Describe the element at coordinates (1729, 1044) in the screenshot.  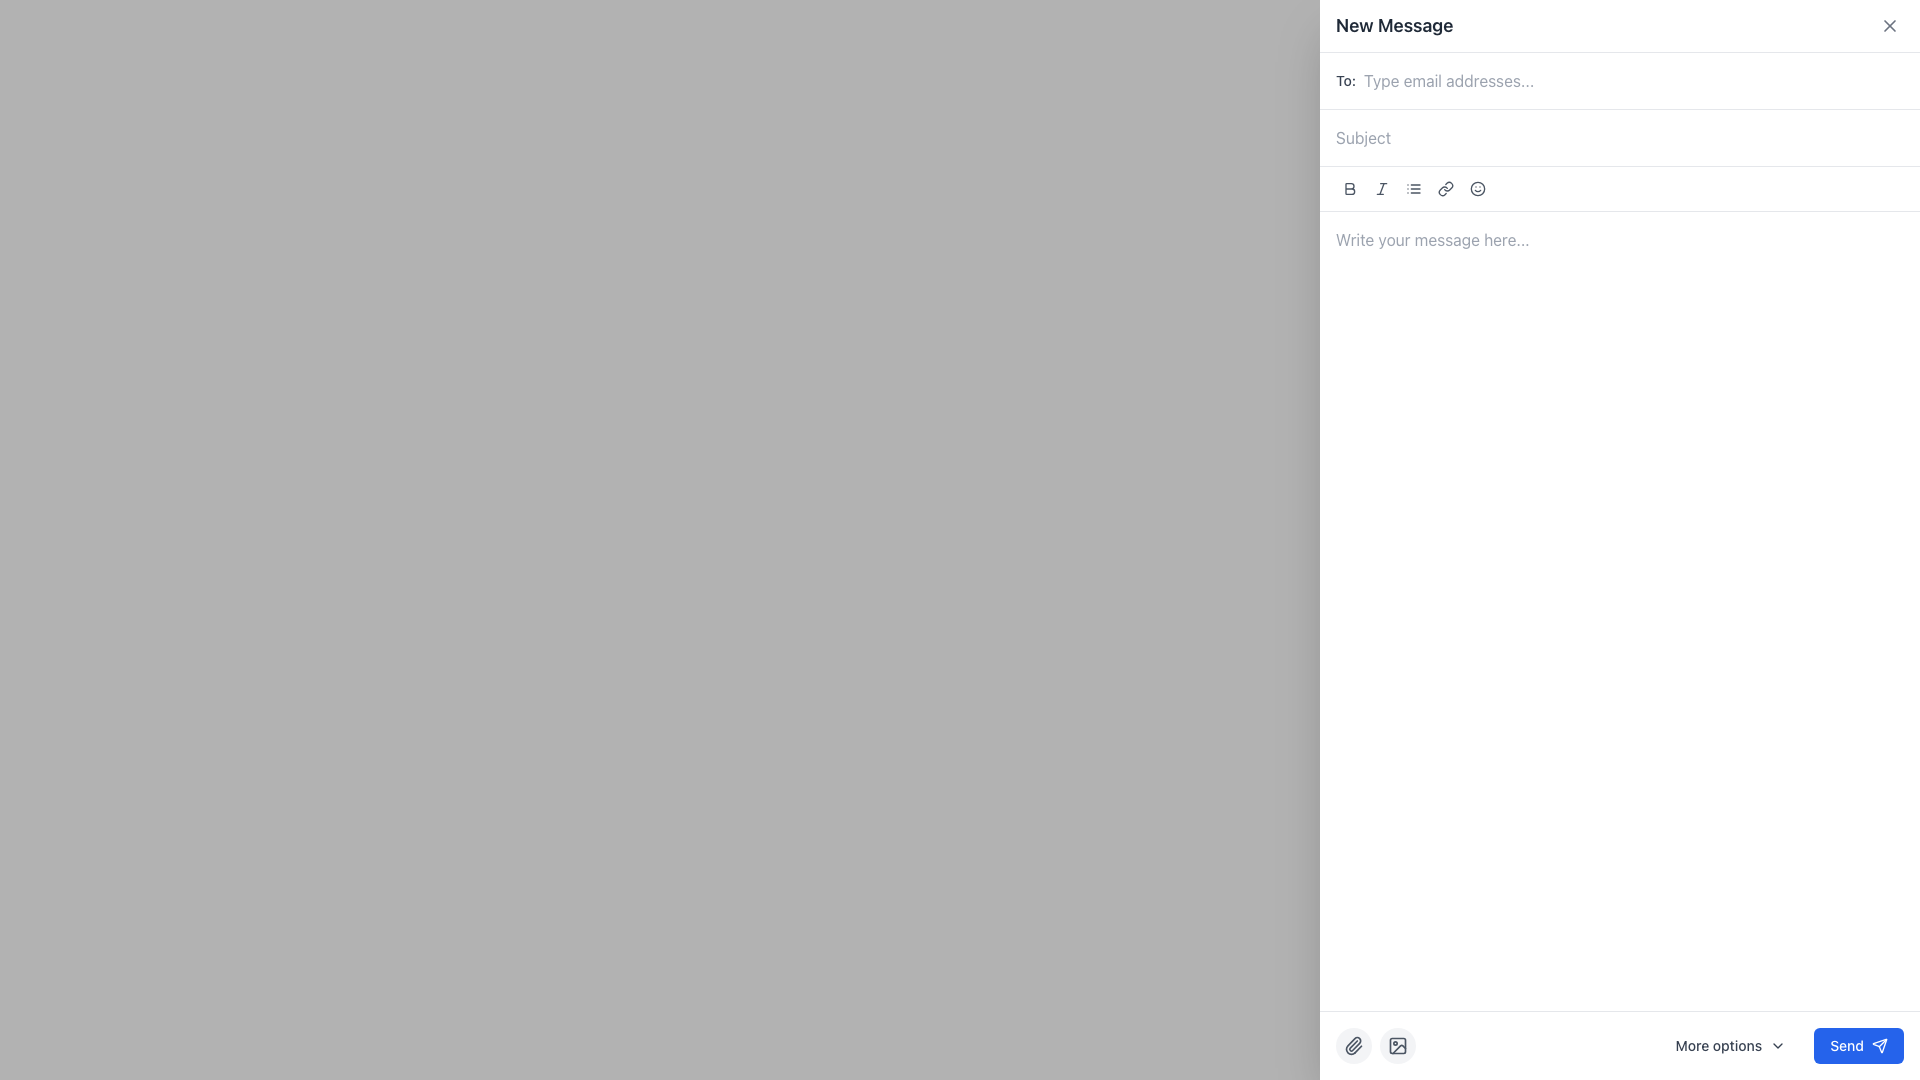
I see `the button with dropdown functionality located in the bottom right corner of the interface within the toolbar` at that location.